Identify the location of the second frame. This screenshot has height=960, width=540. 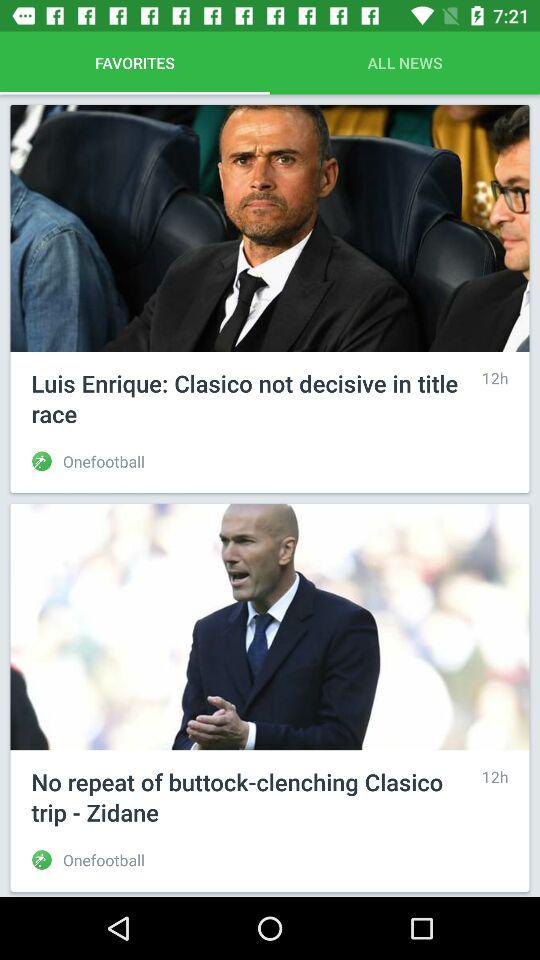
(270, 698).